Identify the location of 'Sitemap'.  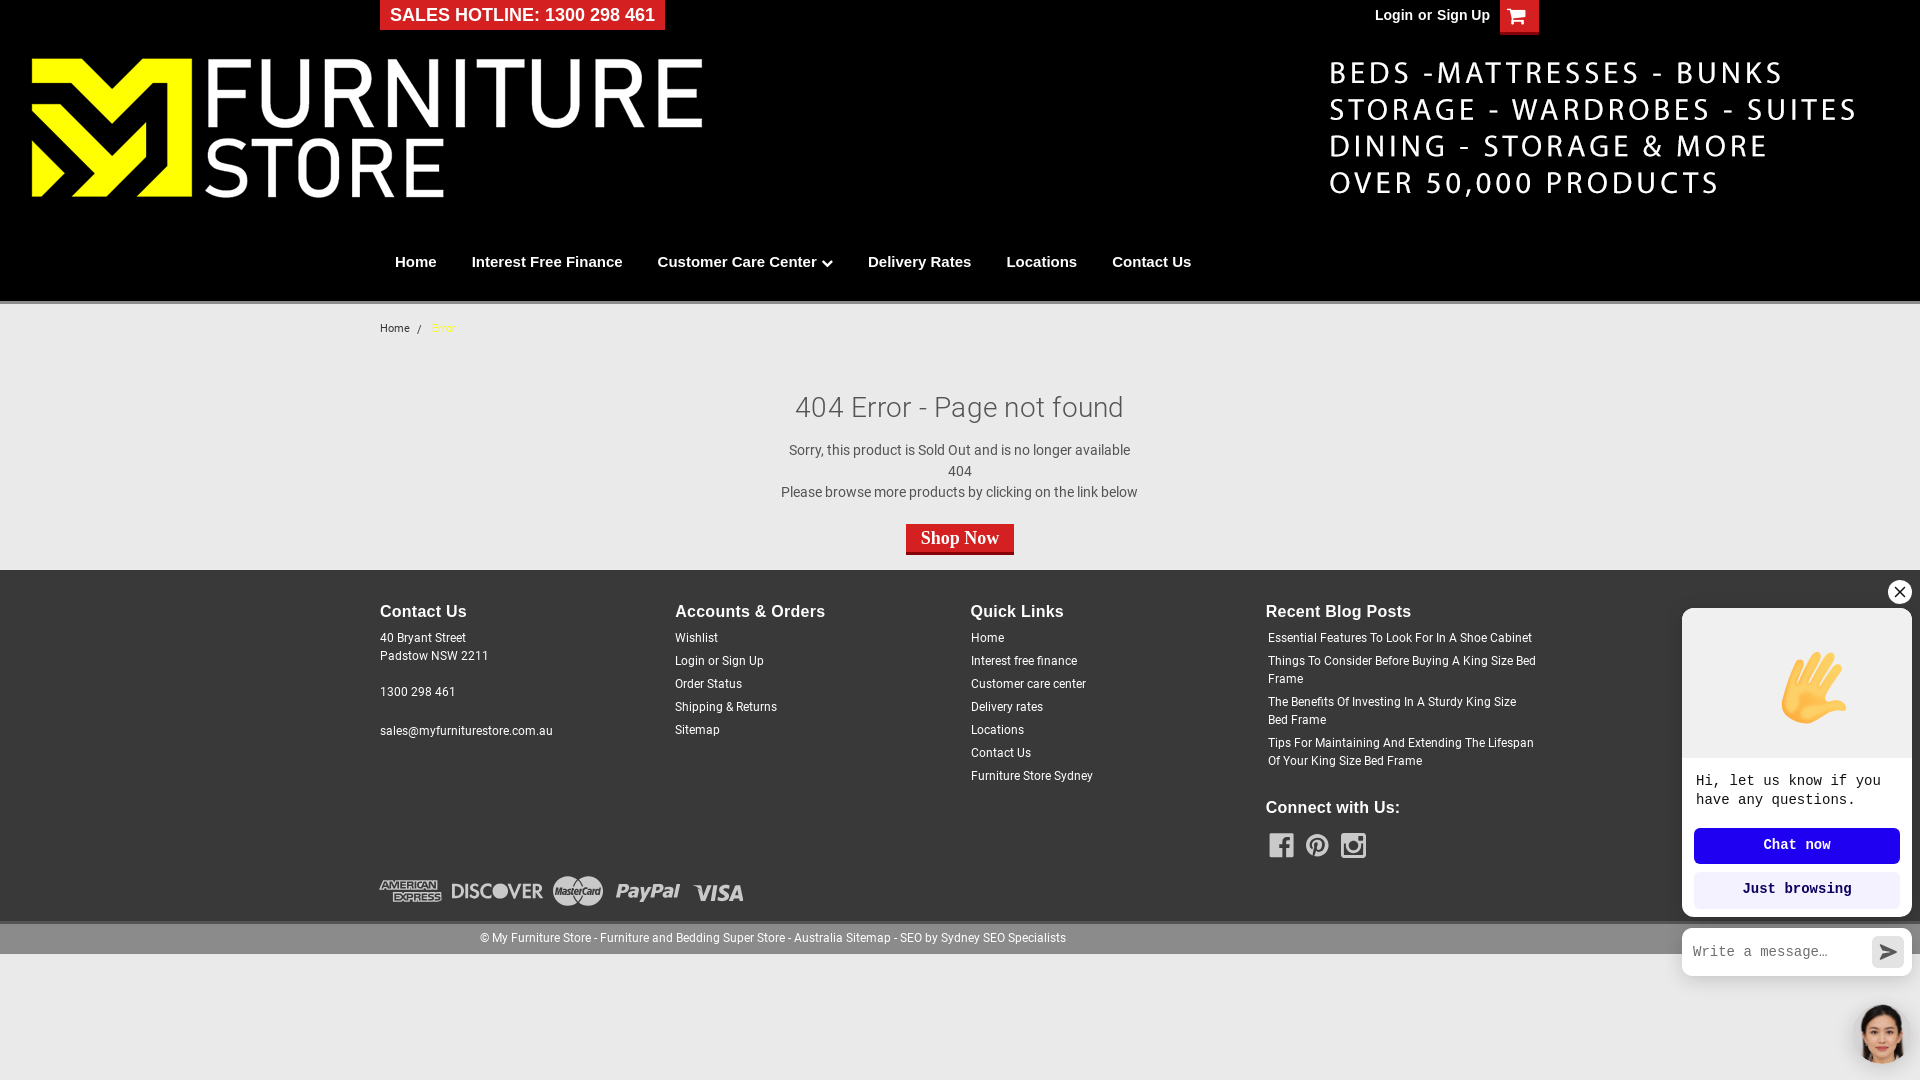
(697, 729).